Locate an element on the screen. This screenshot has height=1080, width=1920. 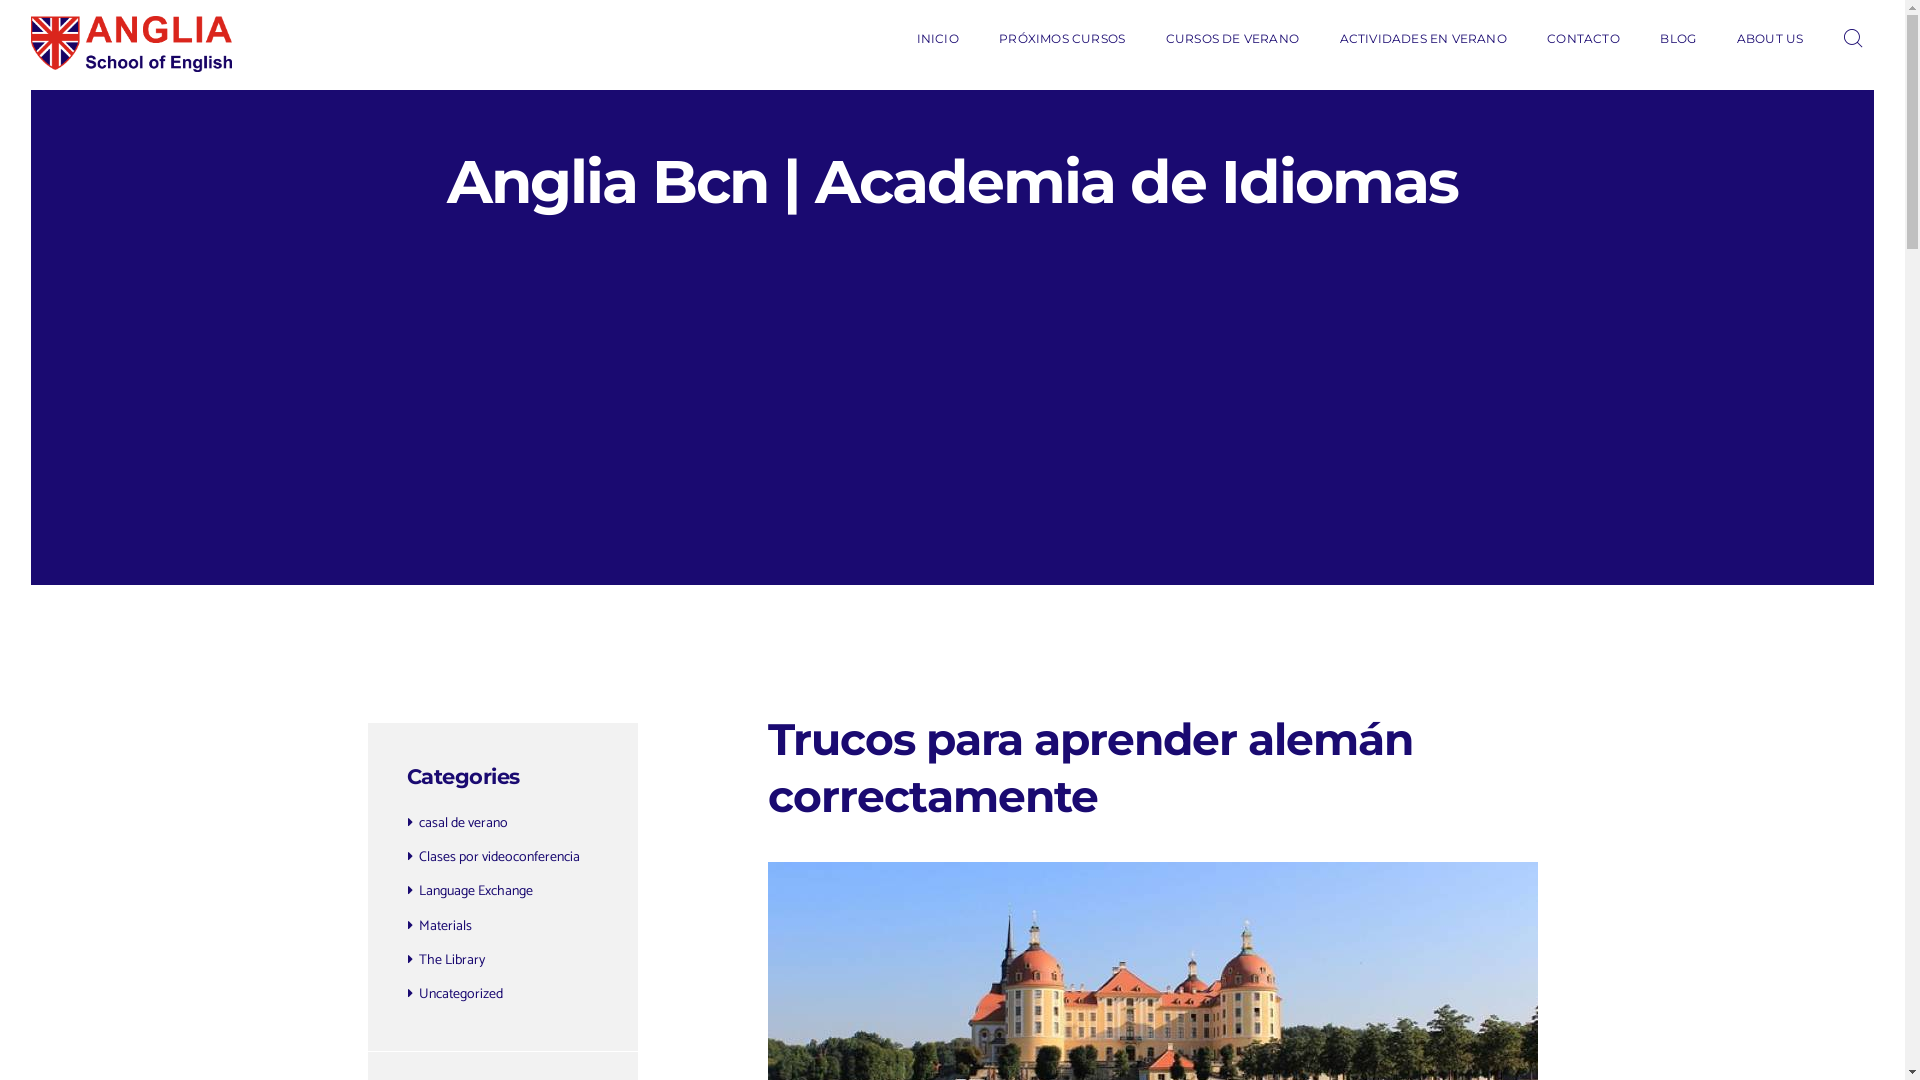
'ABOUT US' is located at coordinates (1715, 38).